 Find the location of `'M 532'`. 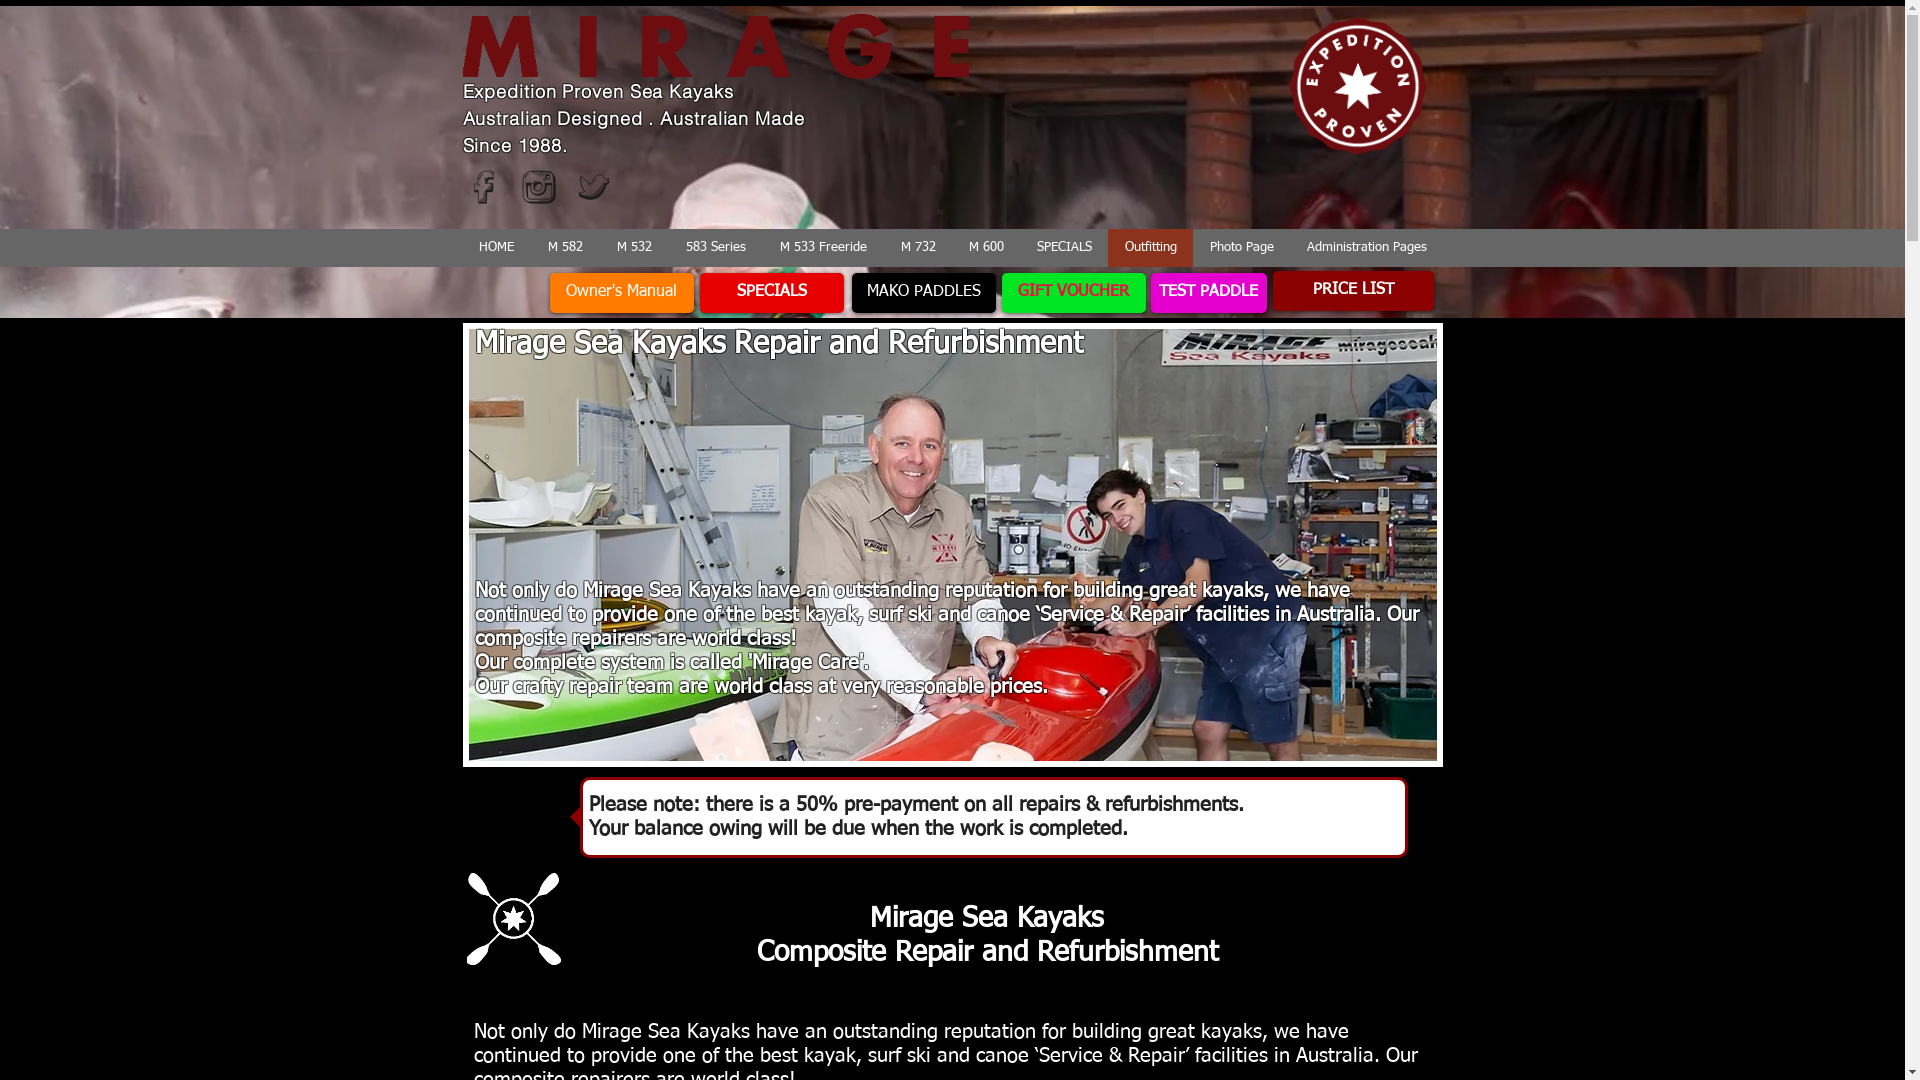

'M 532' is located at coordinates (633, 246).